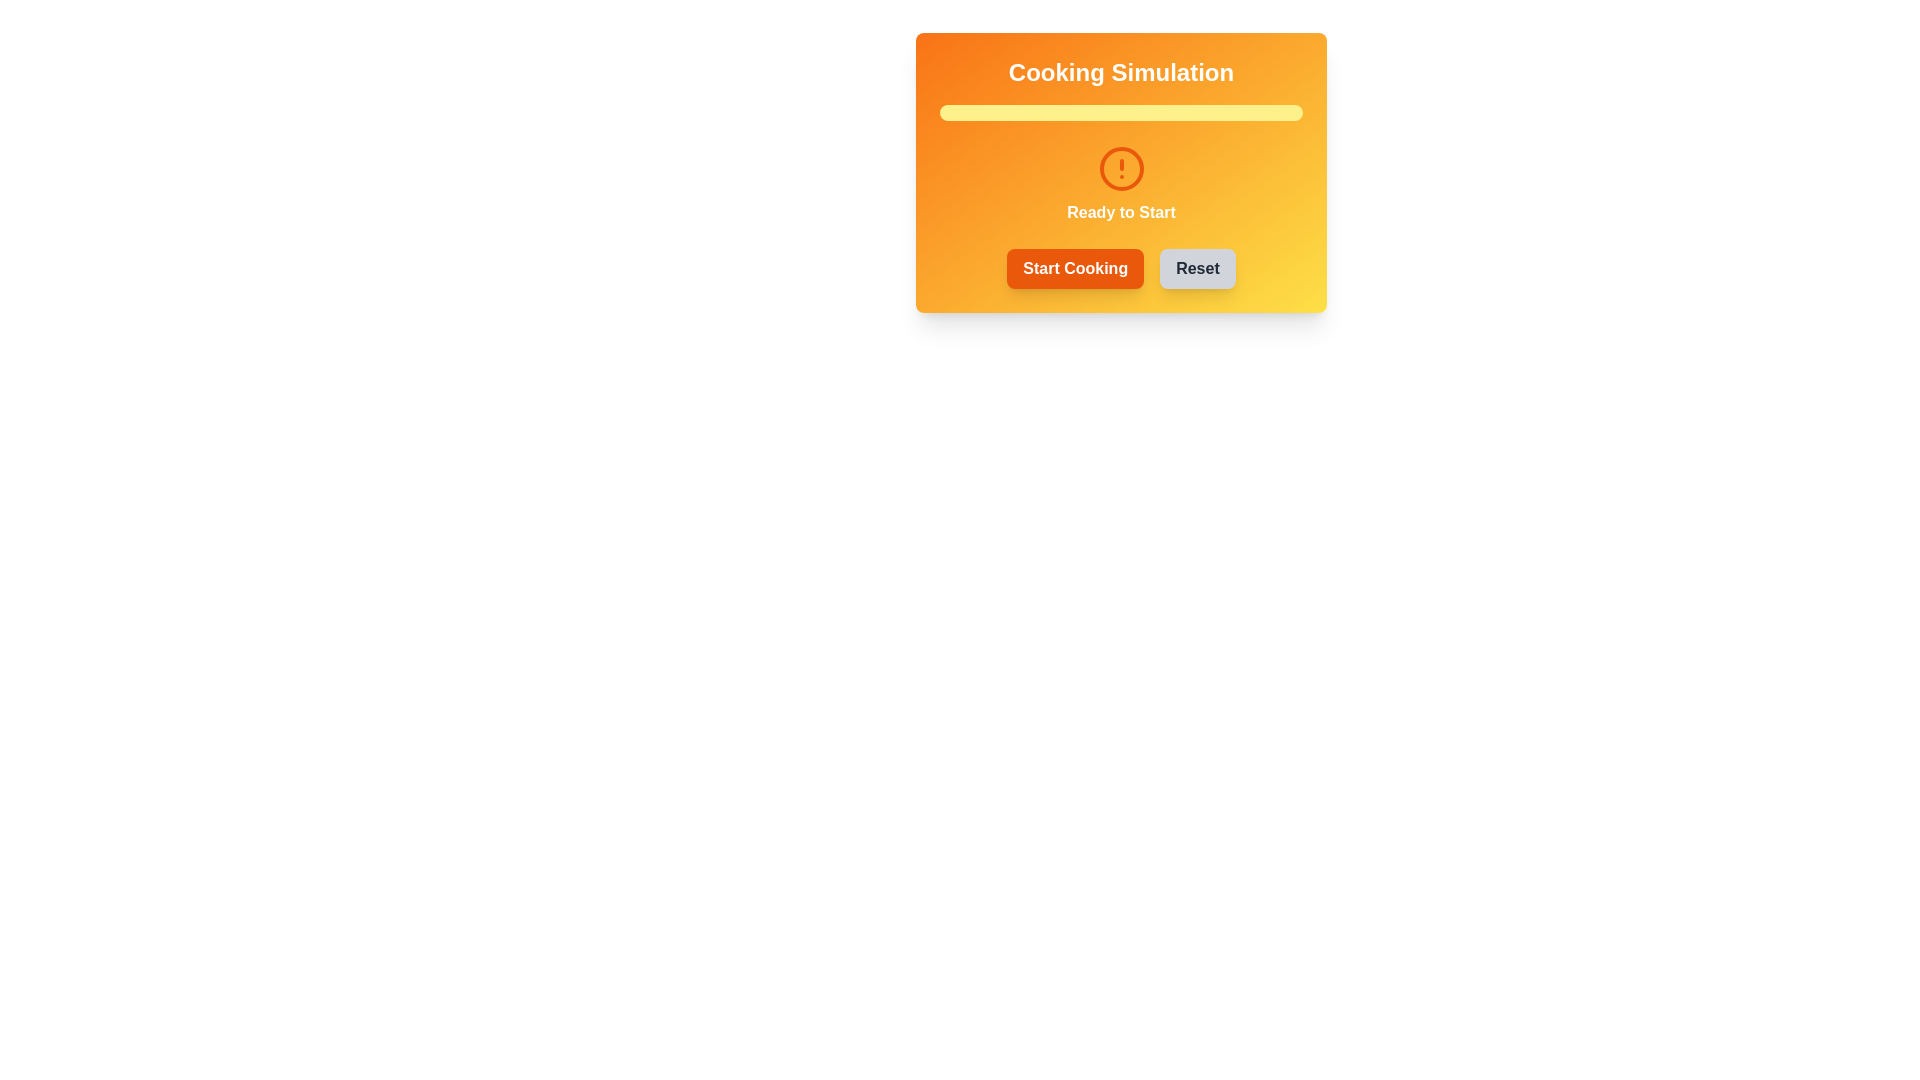 This screenshot has height=1080, width=1920. Describe the element at coordinates (1197, 268) in the screenshot. I see `the reset button located in the bottom-right corner of the two-button group, which is positioned near the center of the interface` at that location.